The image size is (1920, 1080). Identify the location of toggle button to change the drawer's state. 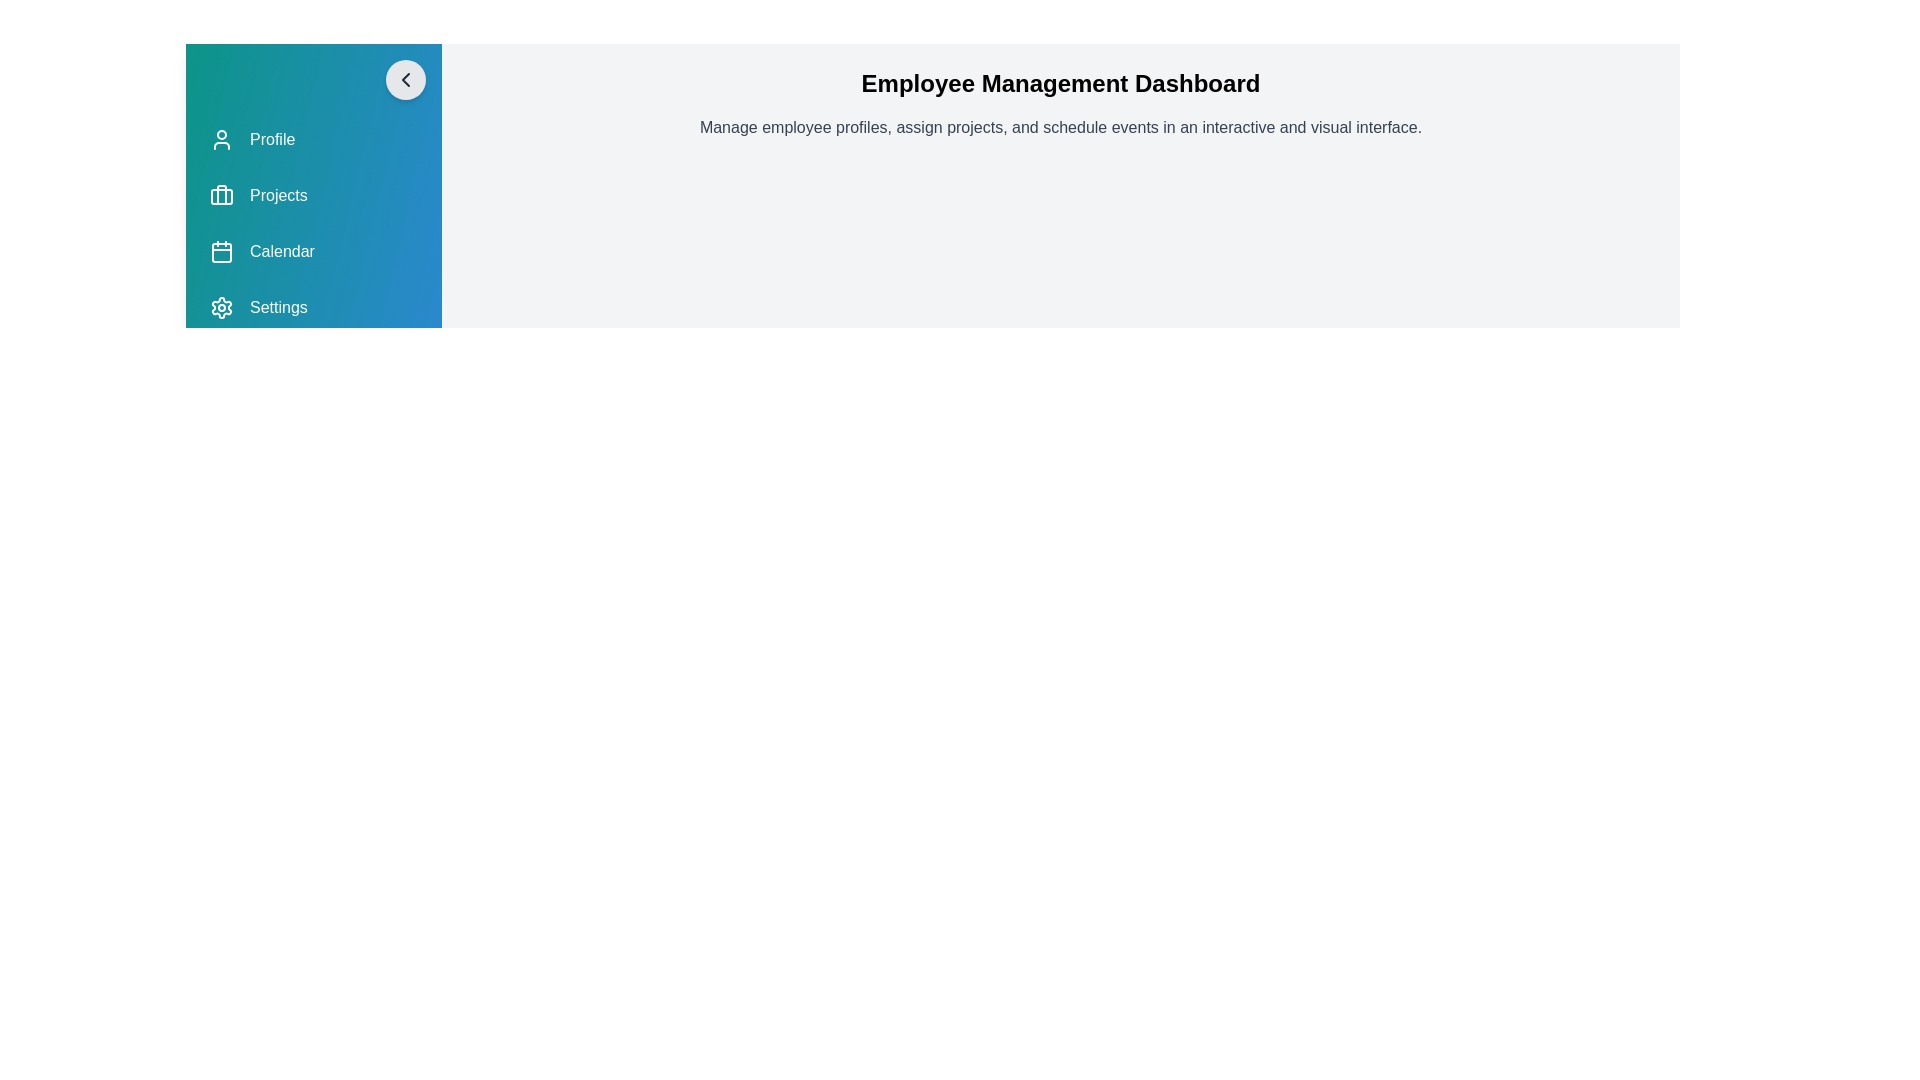
(405, 79).